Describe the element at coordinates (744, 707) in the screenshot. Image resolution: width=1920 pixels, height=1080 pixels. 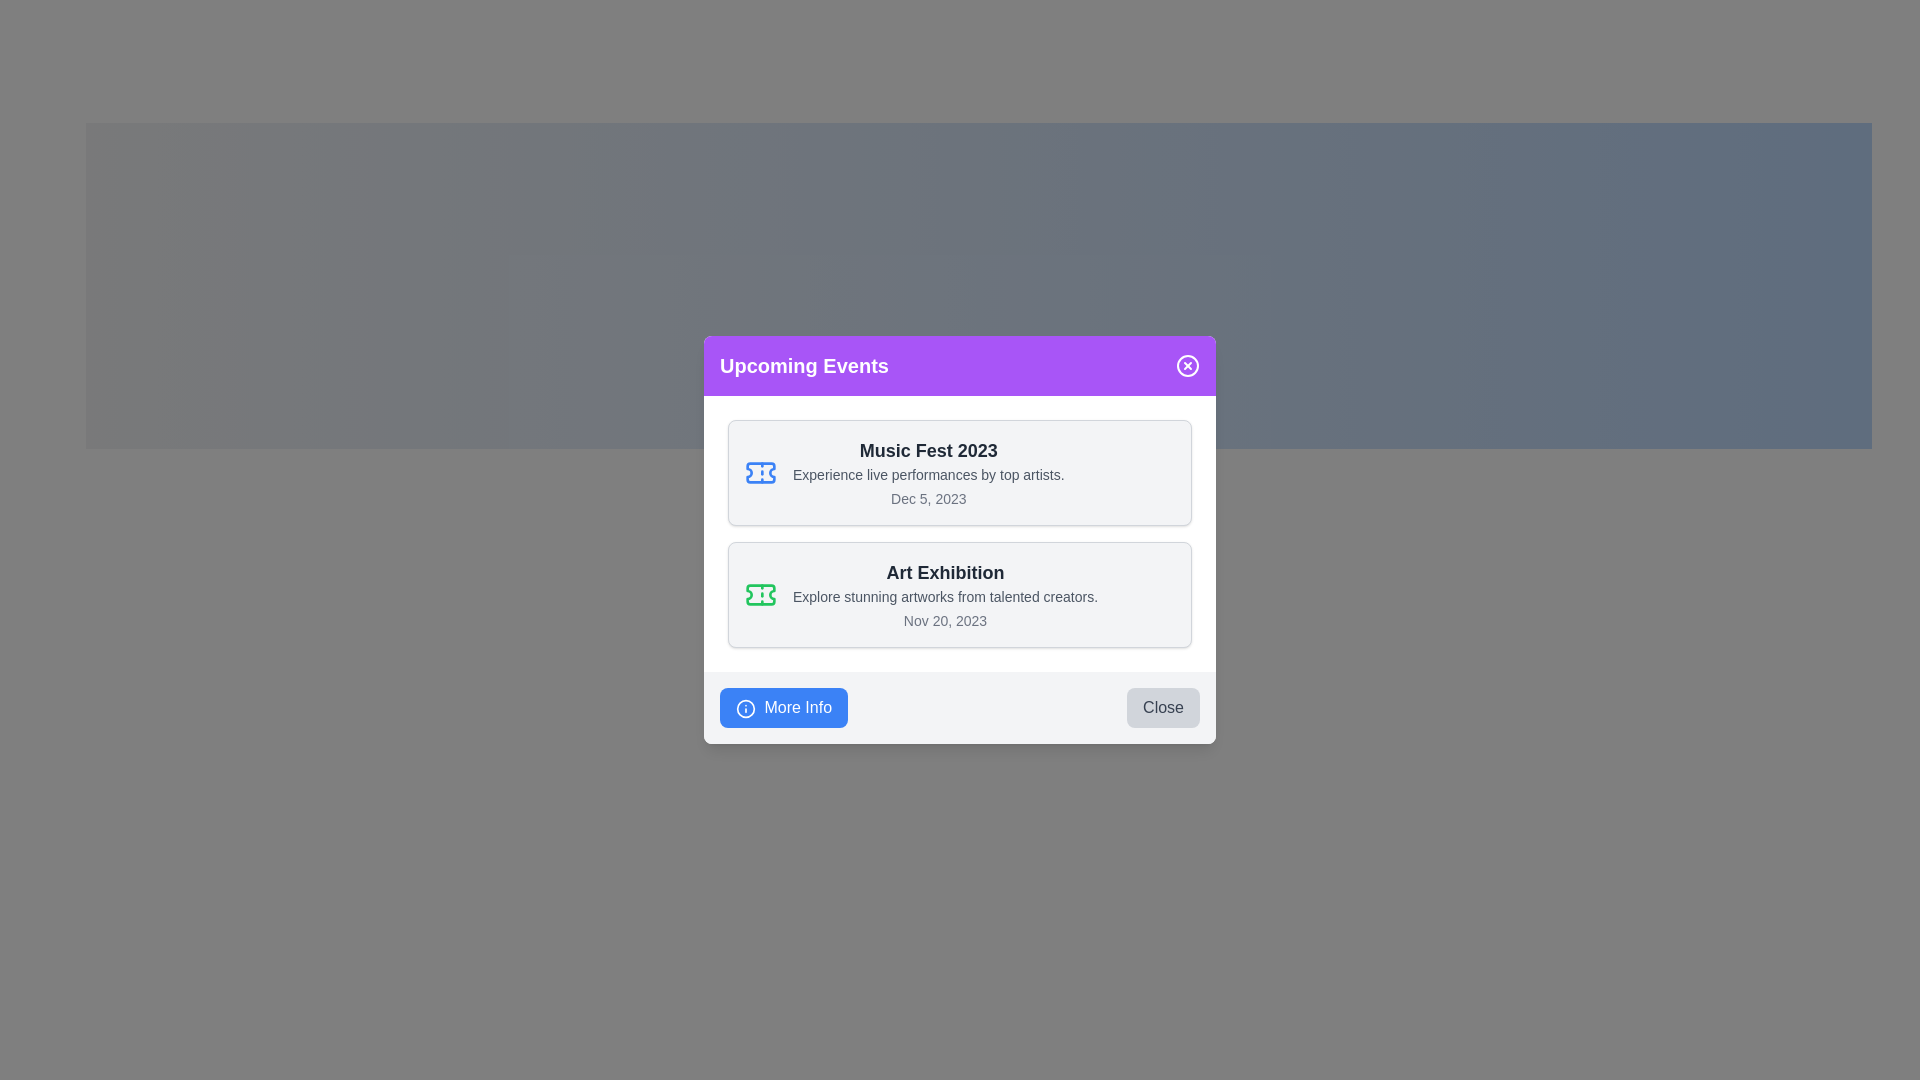
I see `the Circular Icon Border, which is a blue outlined circle located to the left of the 'More Info' button in the modal dialogue` at that location.